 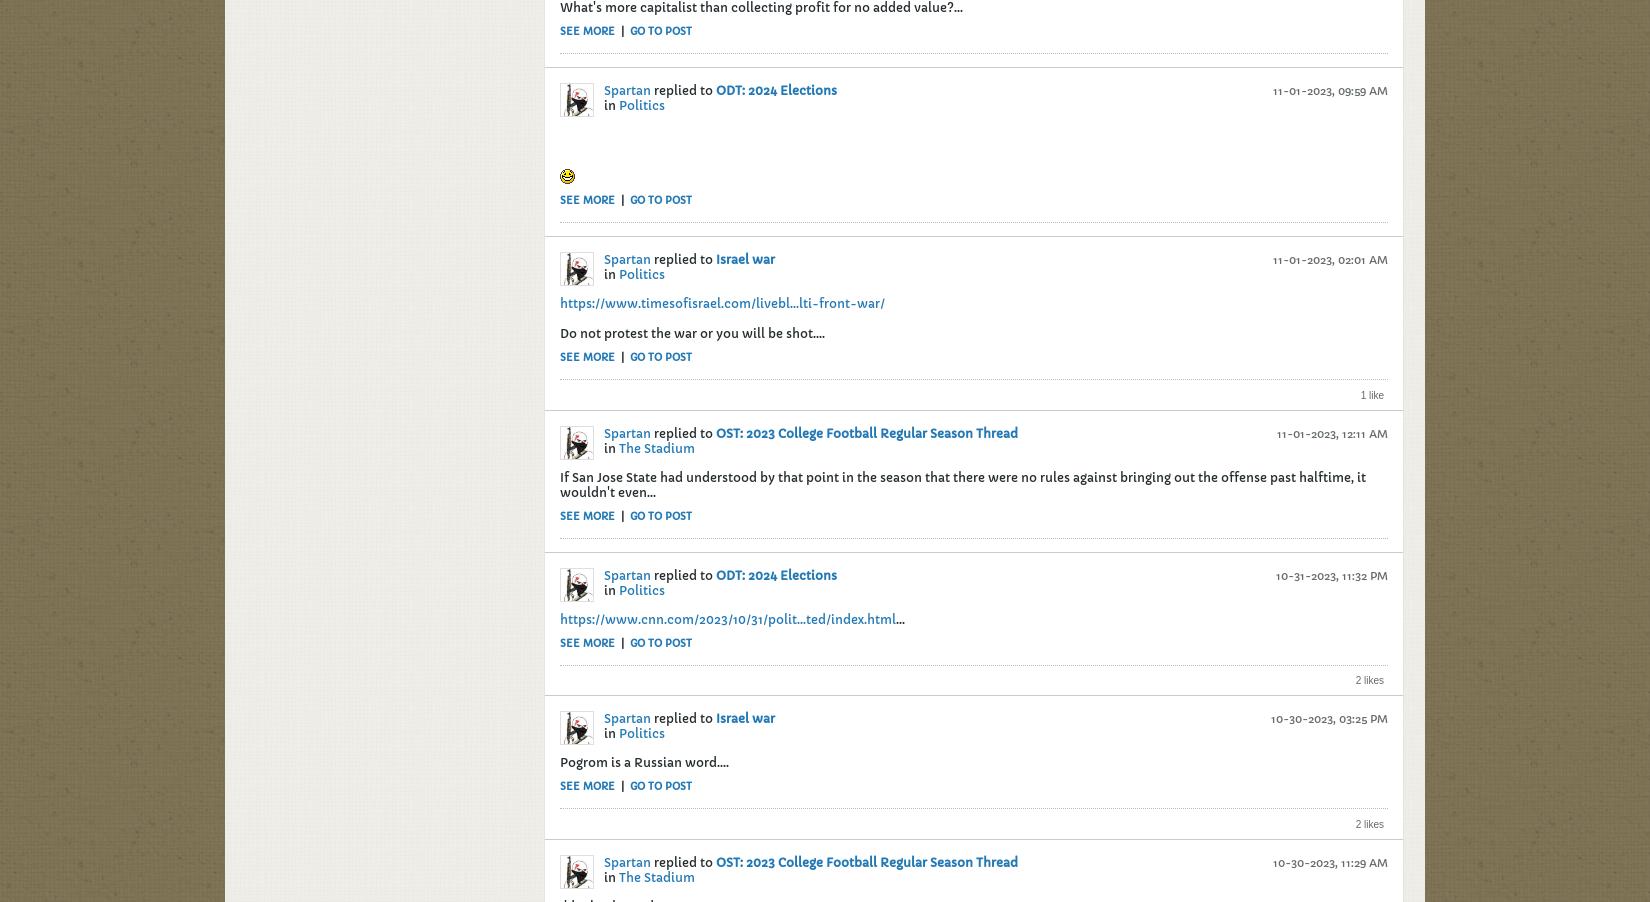 I want to click on 'Pogrom is a Russian word....', so click(x=643, y=761).